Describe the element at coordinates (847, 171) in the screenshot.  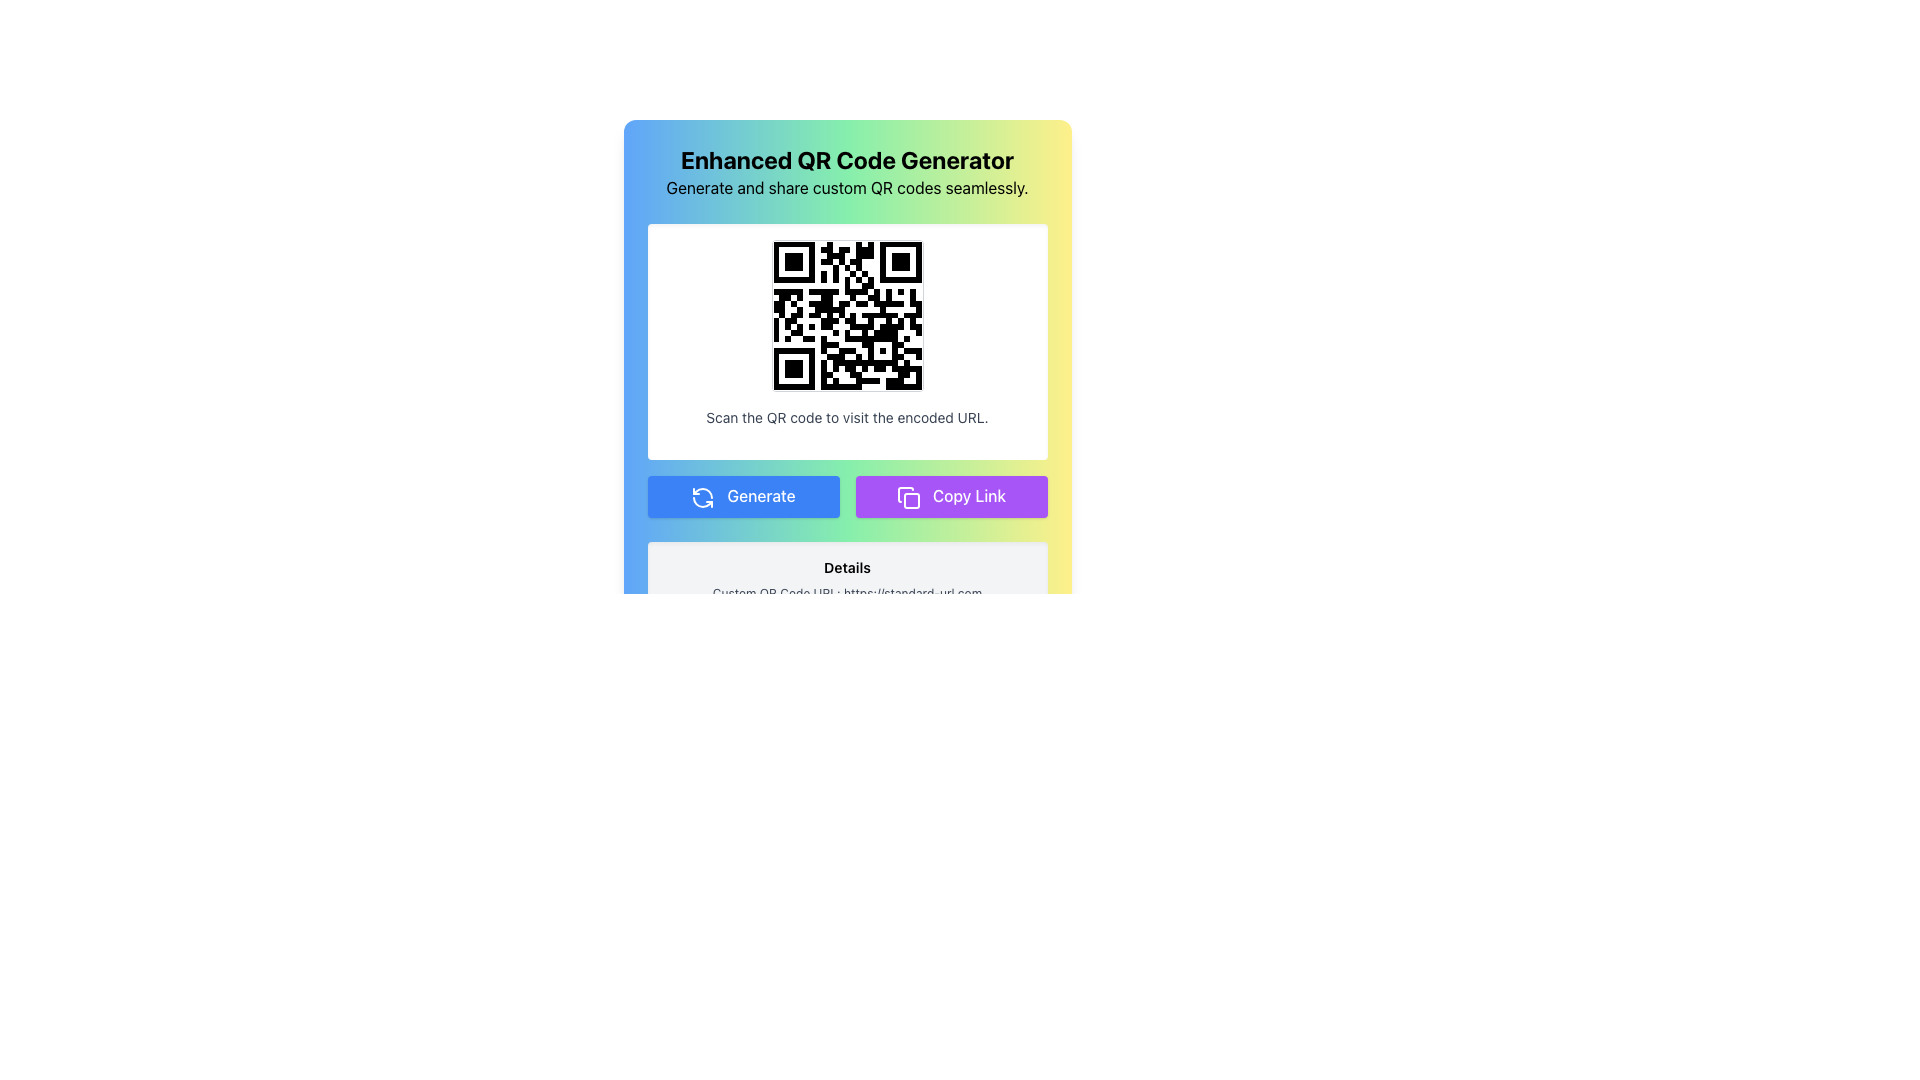
I see `text from the Header element displaying 'Enhanced QR Code Generator' and its subtitle 'Generate and share custom QR codes seamlessly.'` at that location.